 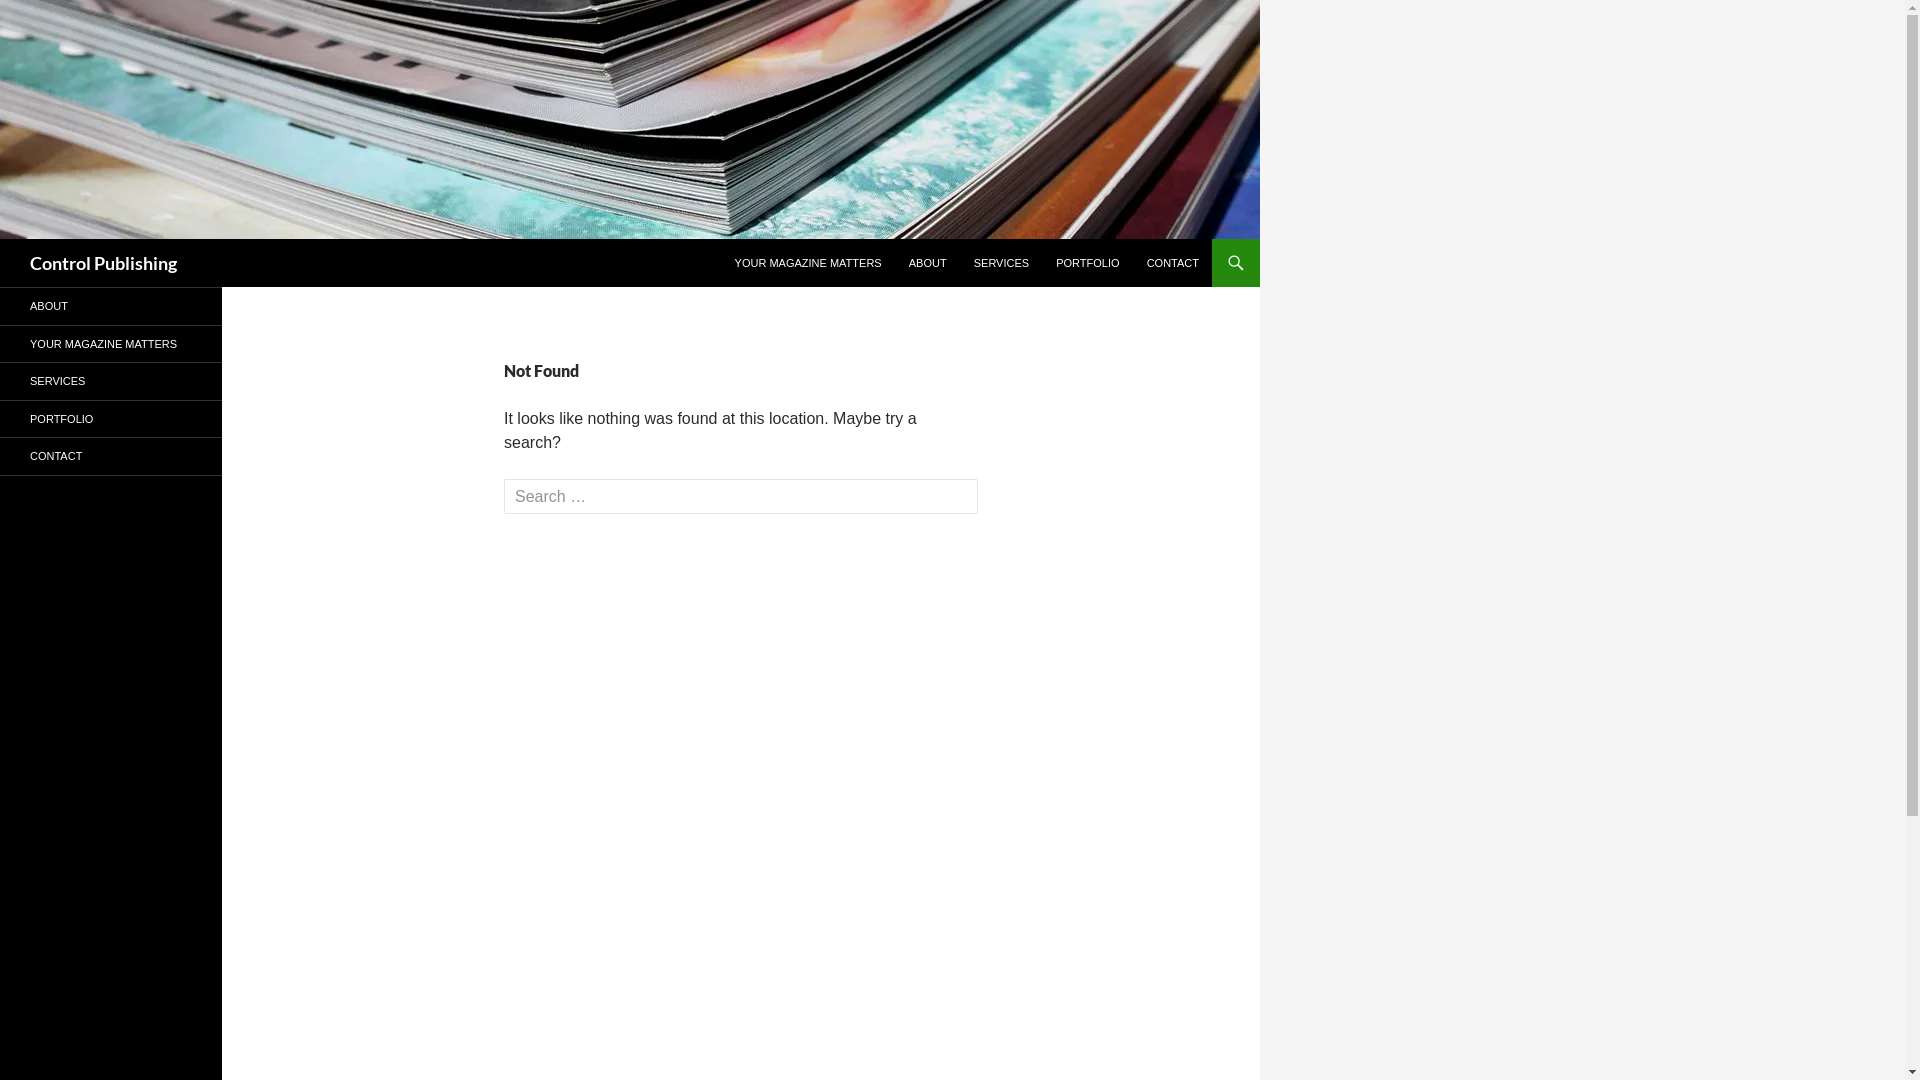 I want to click on 'YOUR MAGAZINE MATTERS', so click(x=109, y=343).